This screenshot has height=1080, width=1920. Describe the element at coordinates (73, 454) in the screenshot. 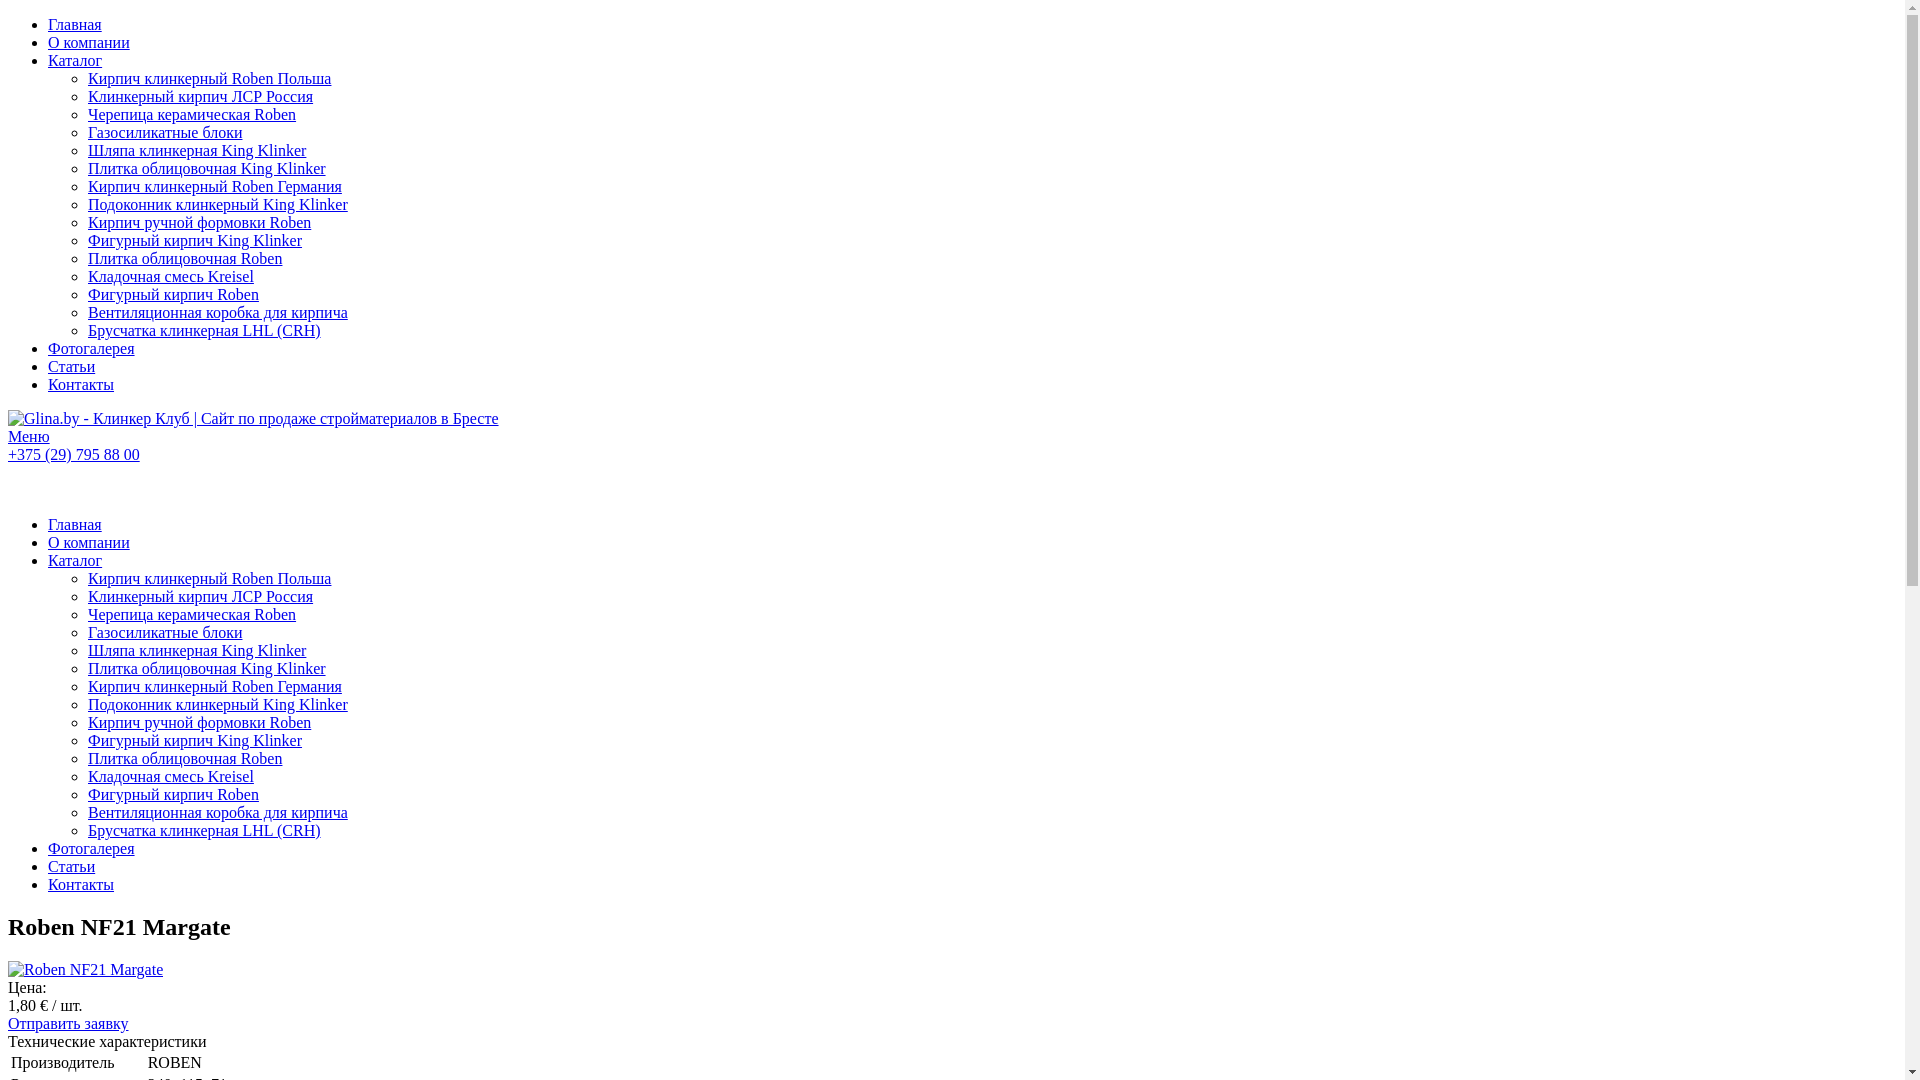

I see `'+375 (29) 795 88 00'` at that location.